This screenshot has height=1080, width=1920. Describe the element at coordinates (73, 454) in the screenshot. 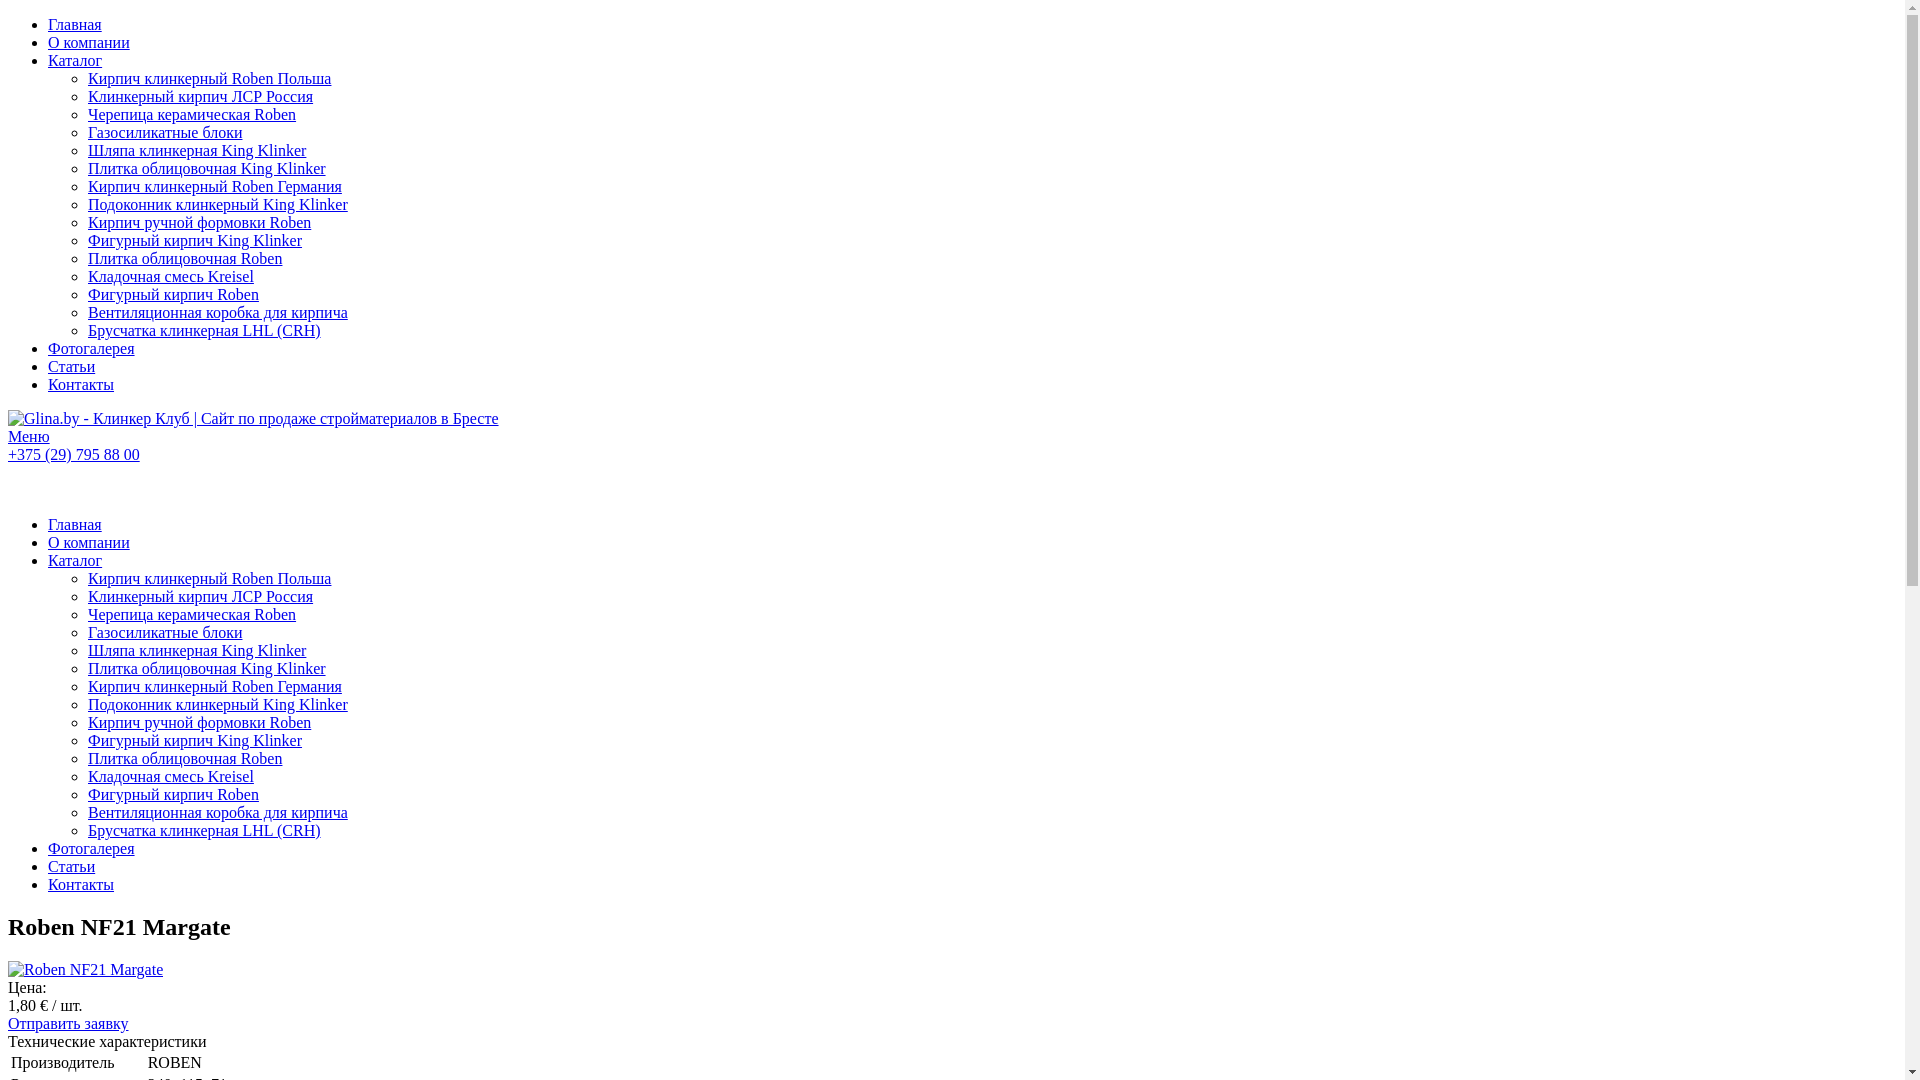

I see `'+375 (29) 795 88 00'` at that location.